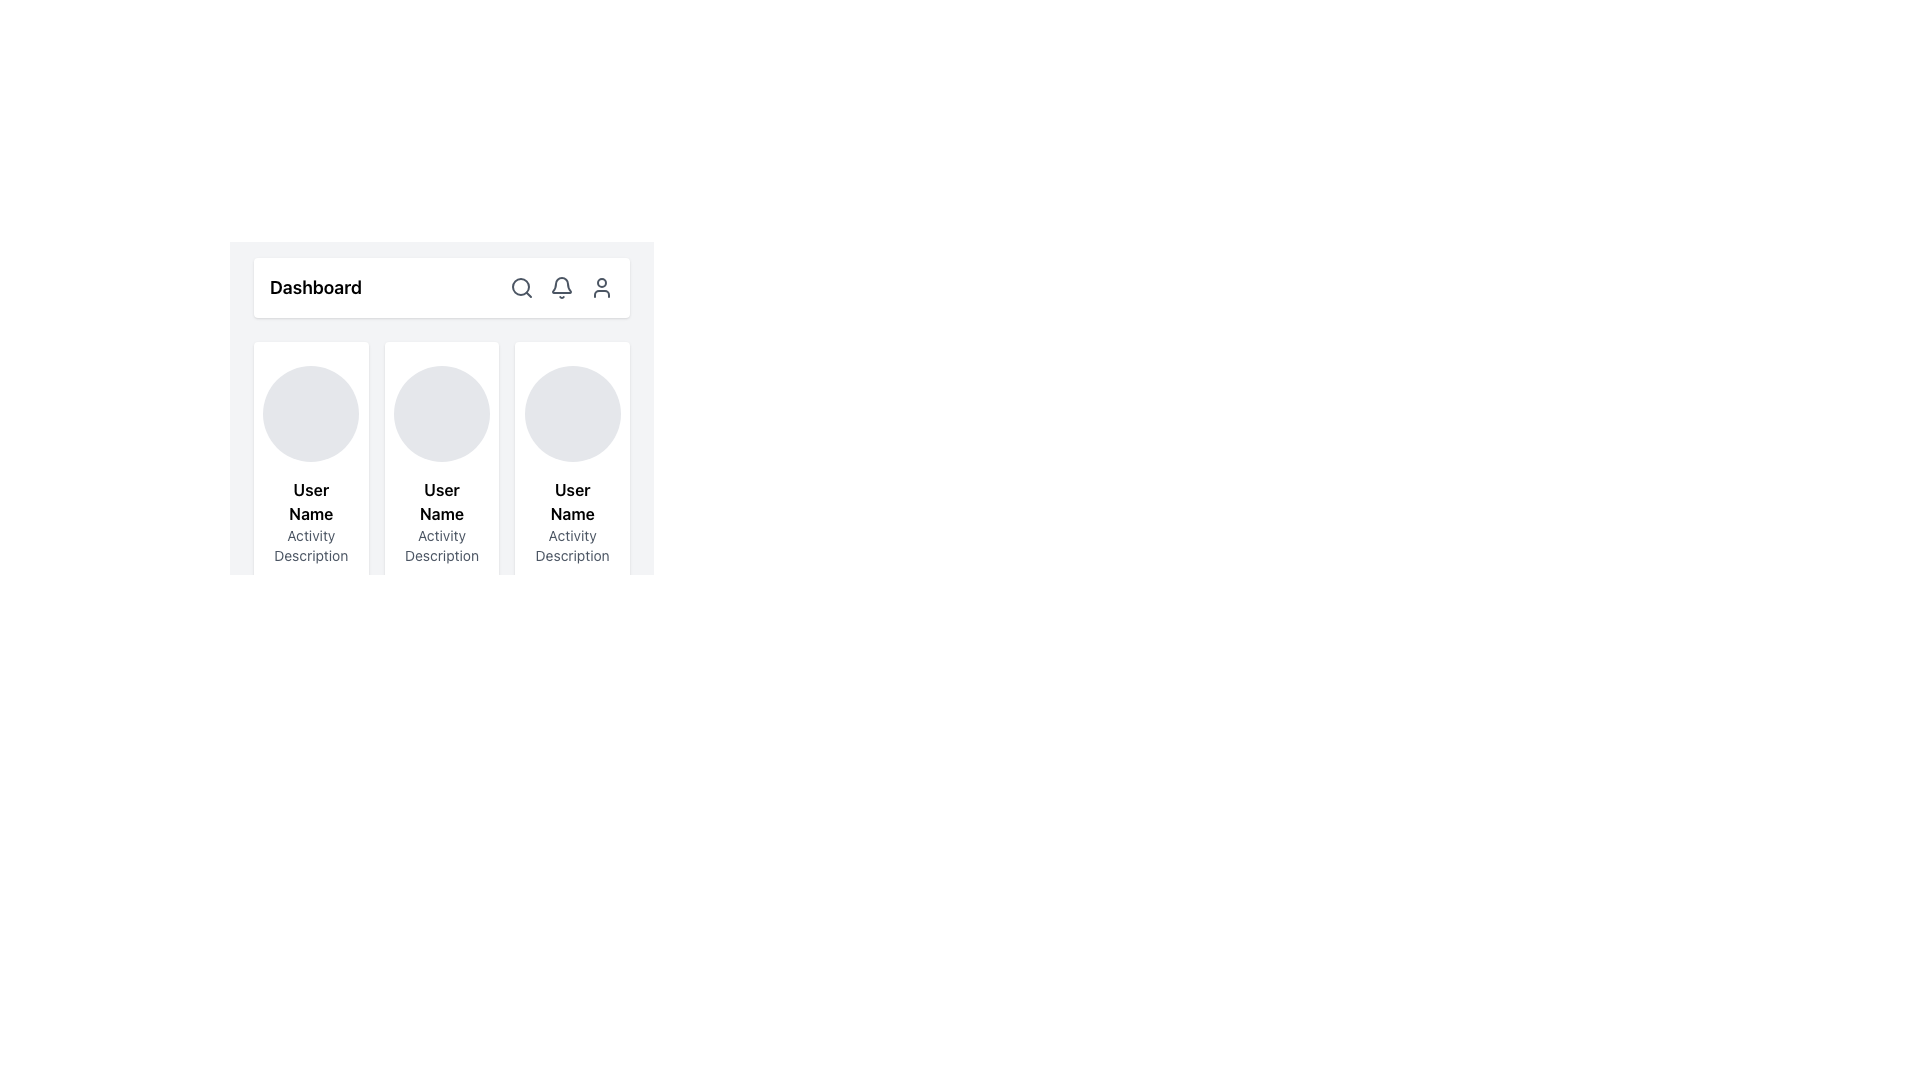  What do you see at coordinates (315, 288) in the screenshot?
I see `the 'Dashboard' text label, which serves as an indicator of the current section within the application` at bounding box center [315, 288].